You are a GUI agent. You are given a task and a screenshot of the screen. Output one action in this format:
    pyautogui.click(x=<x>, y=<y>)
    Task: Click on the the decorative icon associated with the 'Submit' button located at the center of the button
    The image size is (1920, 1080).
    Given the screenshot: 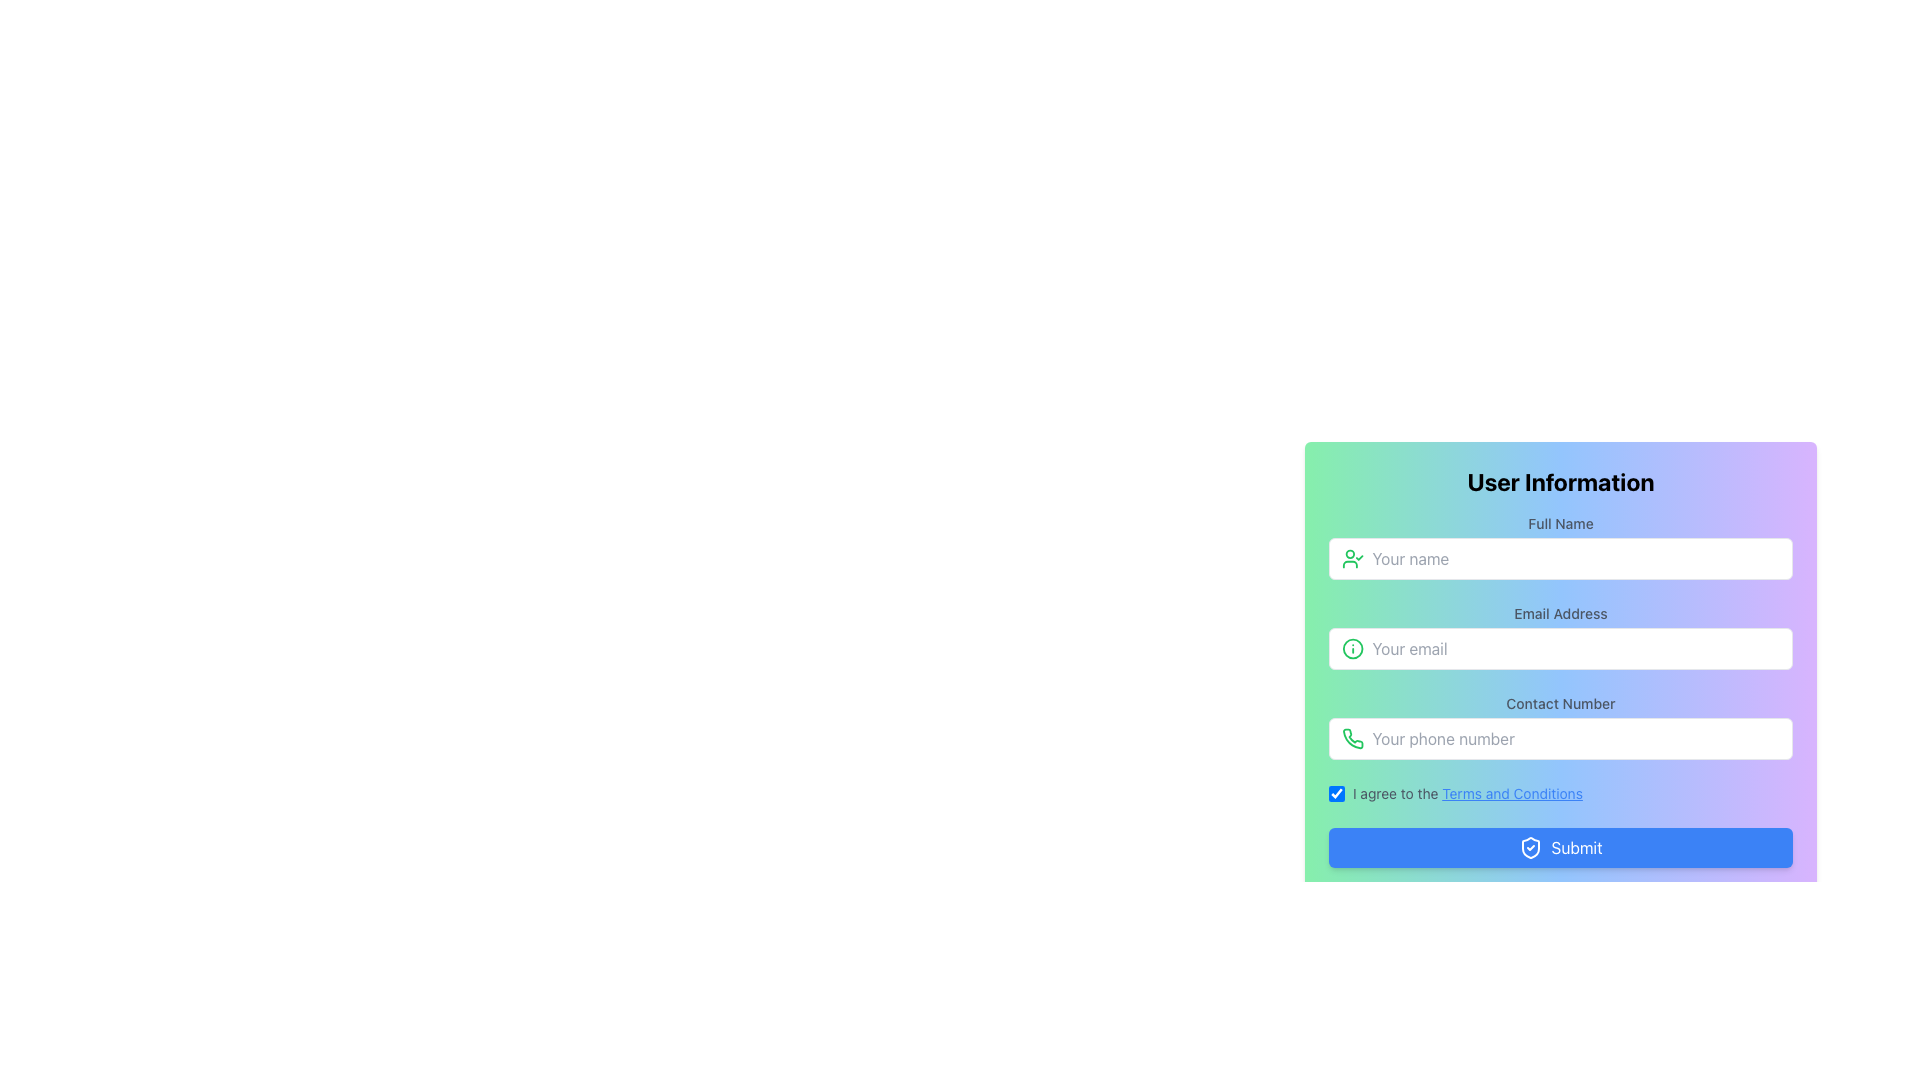 What is the action you would take?
    pyautogui.click(x=1530, y=848)
    